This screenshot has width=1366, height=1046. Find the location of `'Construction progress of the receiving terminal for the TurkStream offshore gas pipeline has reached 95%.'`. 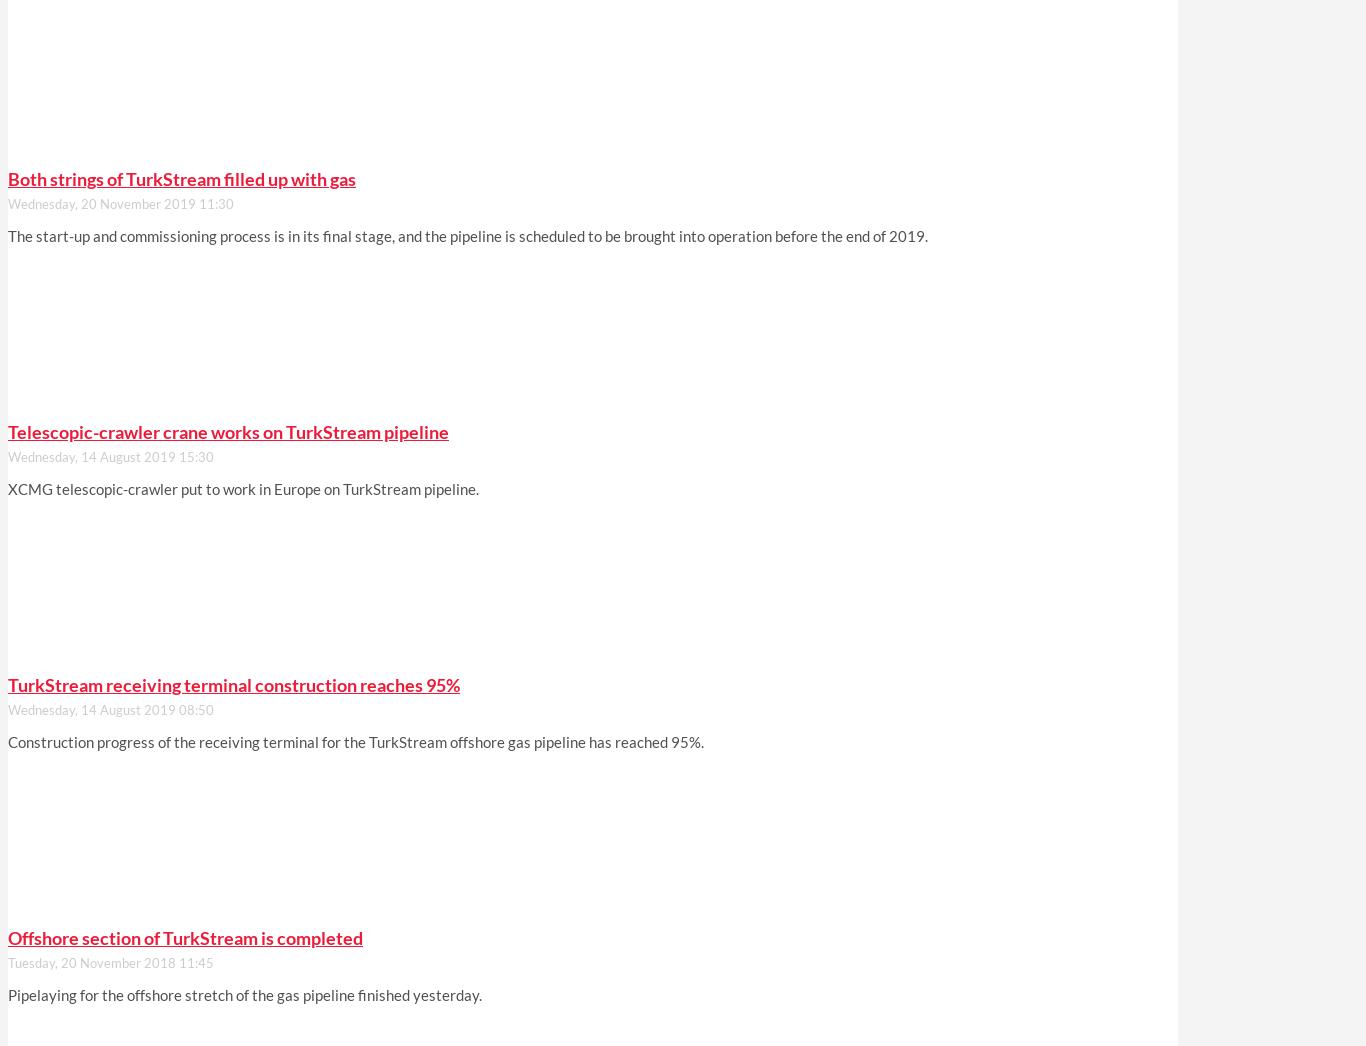

'Construction progress of the receiving terminal for the TurkStream offshore gas pipeline has reached 95%.' is located at coordinates (354, 741).